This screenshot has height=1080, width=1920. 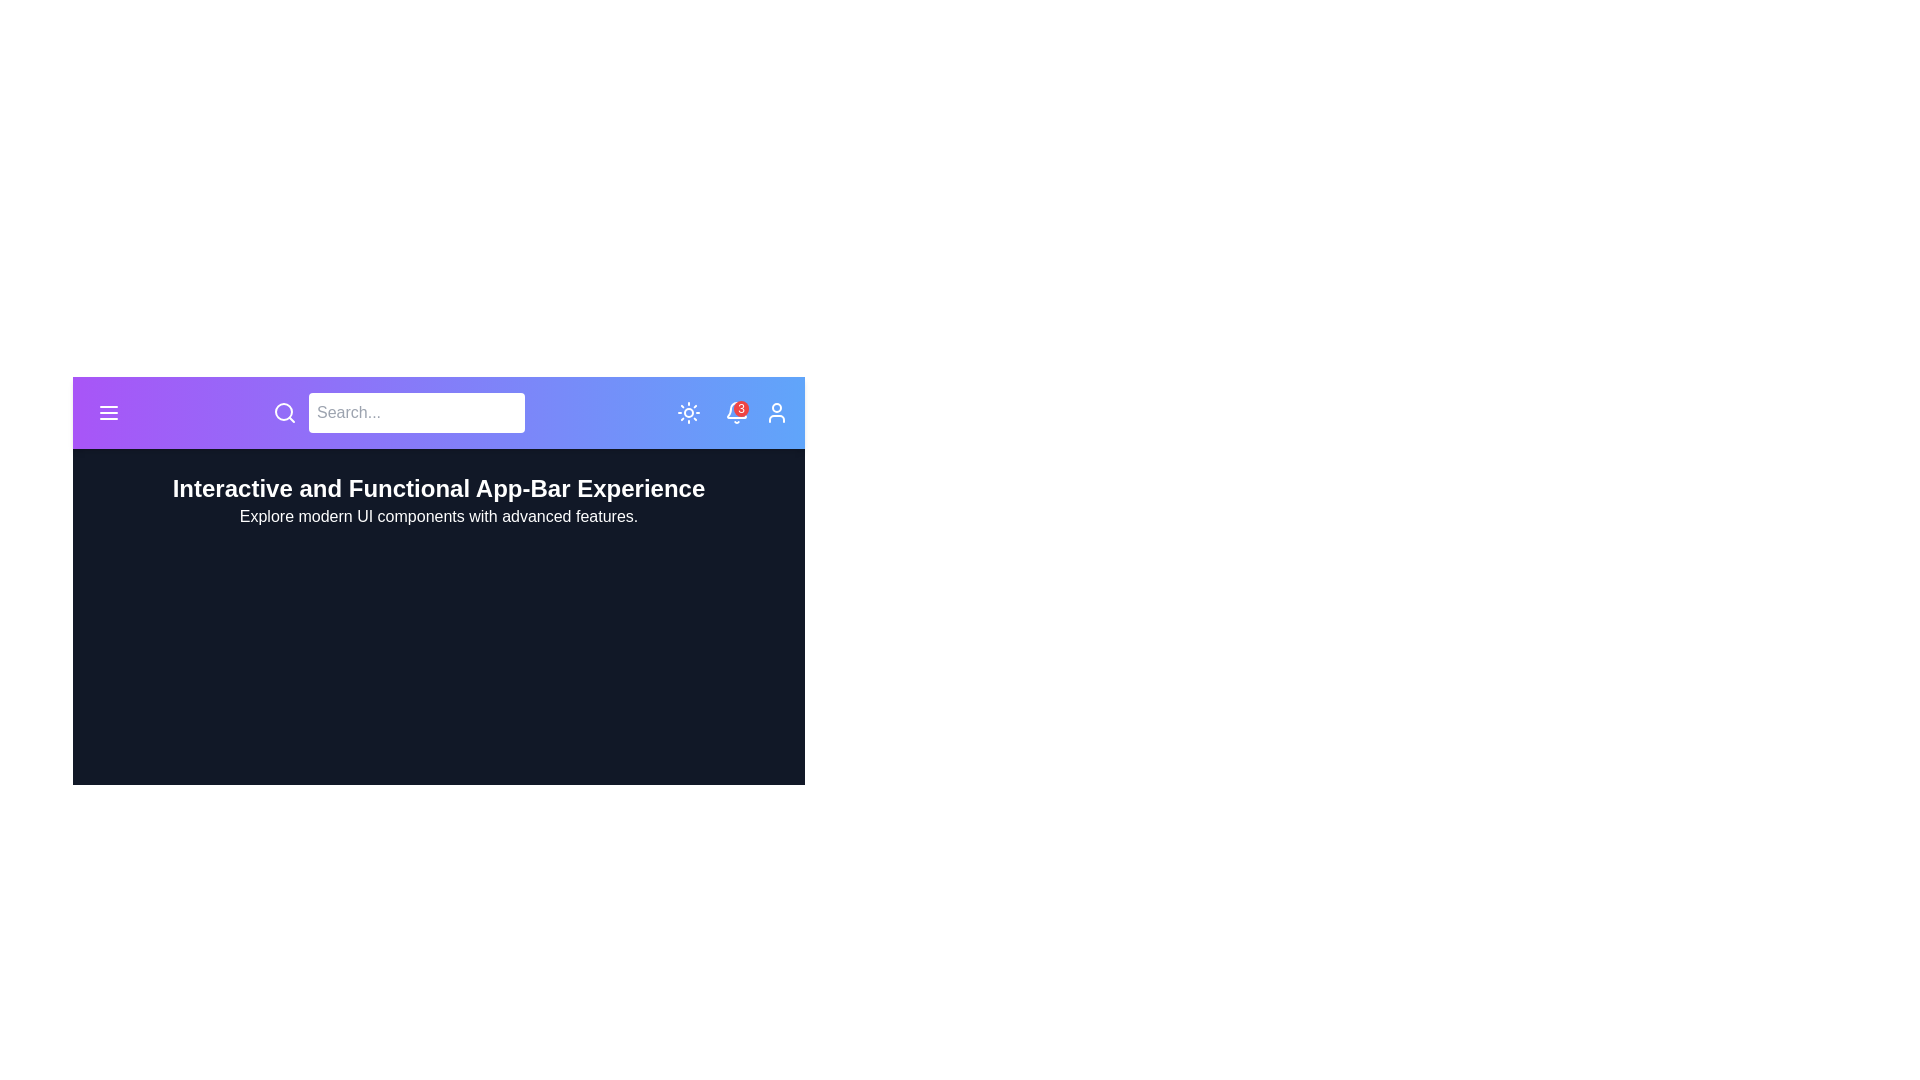 I want to click on the user icon to interact with the user profile, so click(x=776, y=411).